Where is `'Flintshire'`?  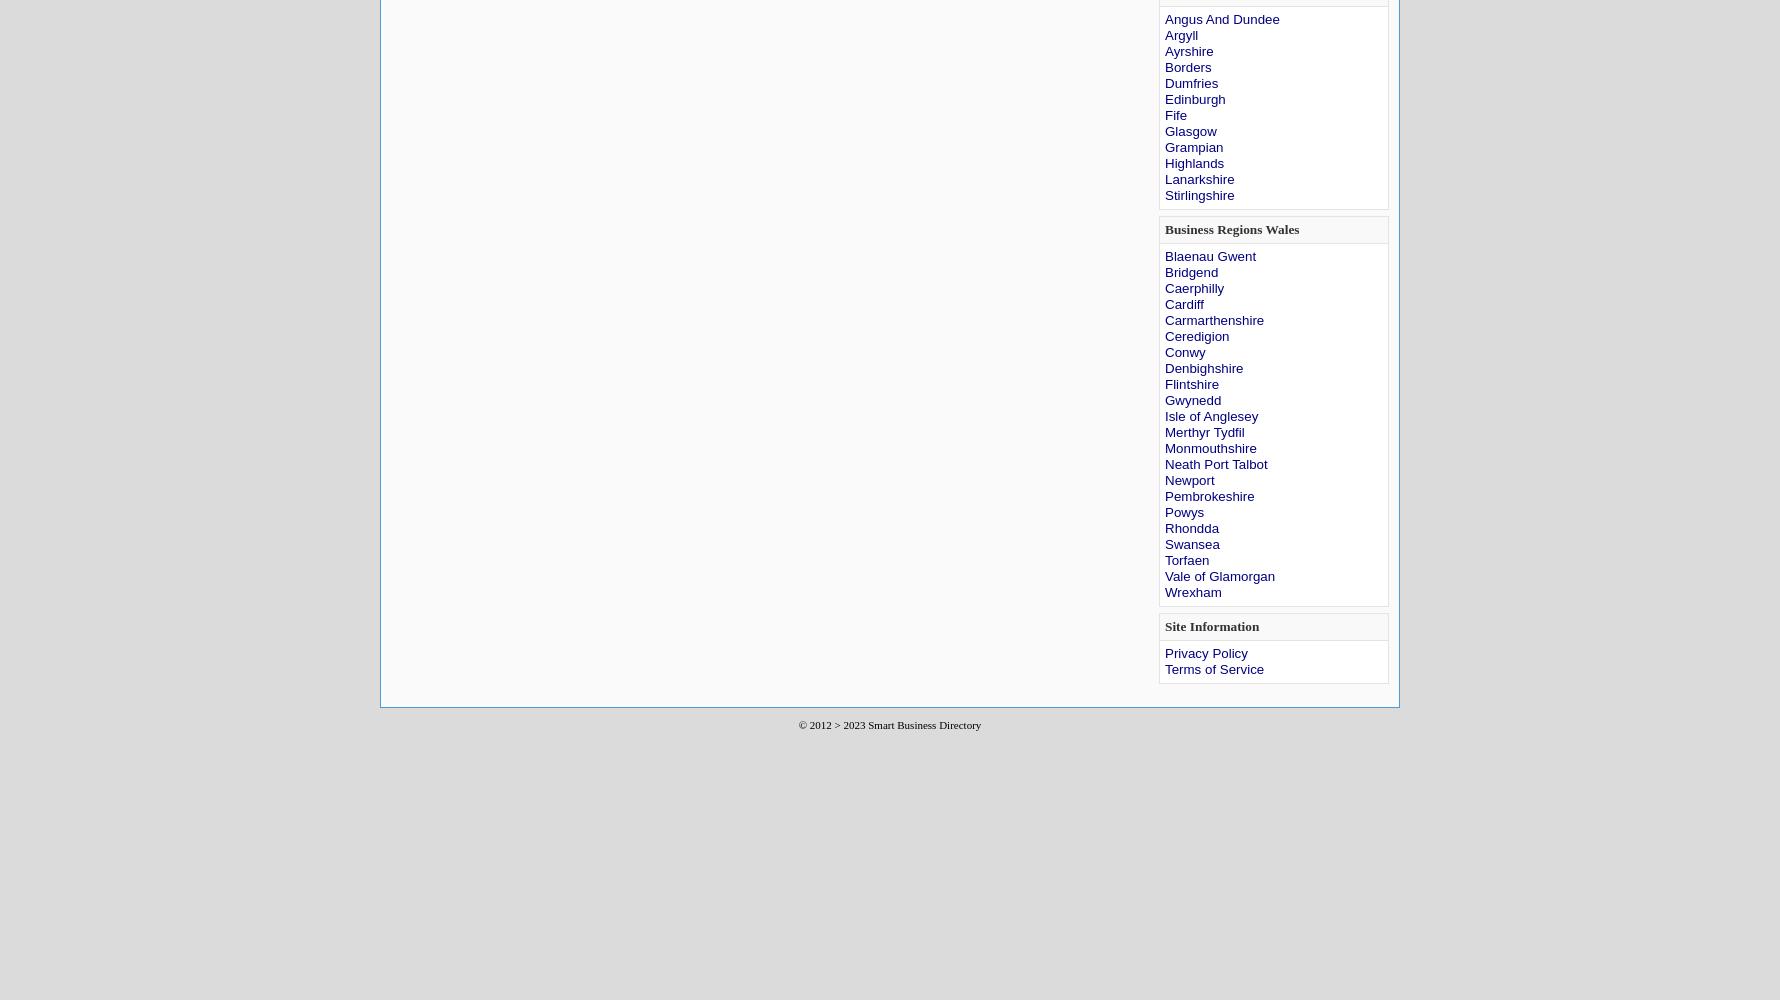
'Flintshire' is located at coordinates (1192, 384).